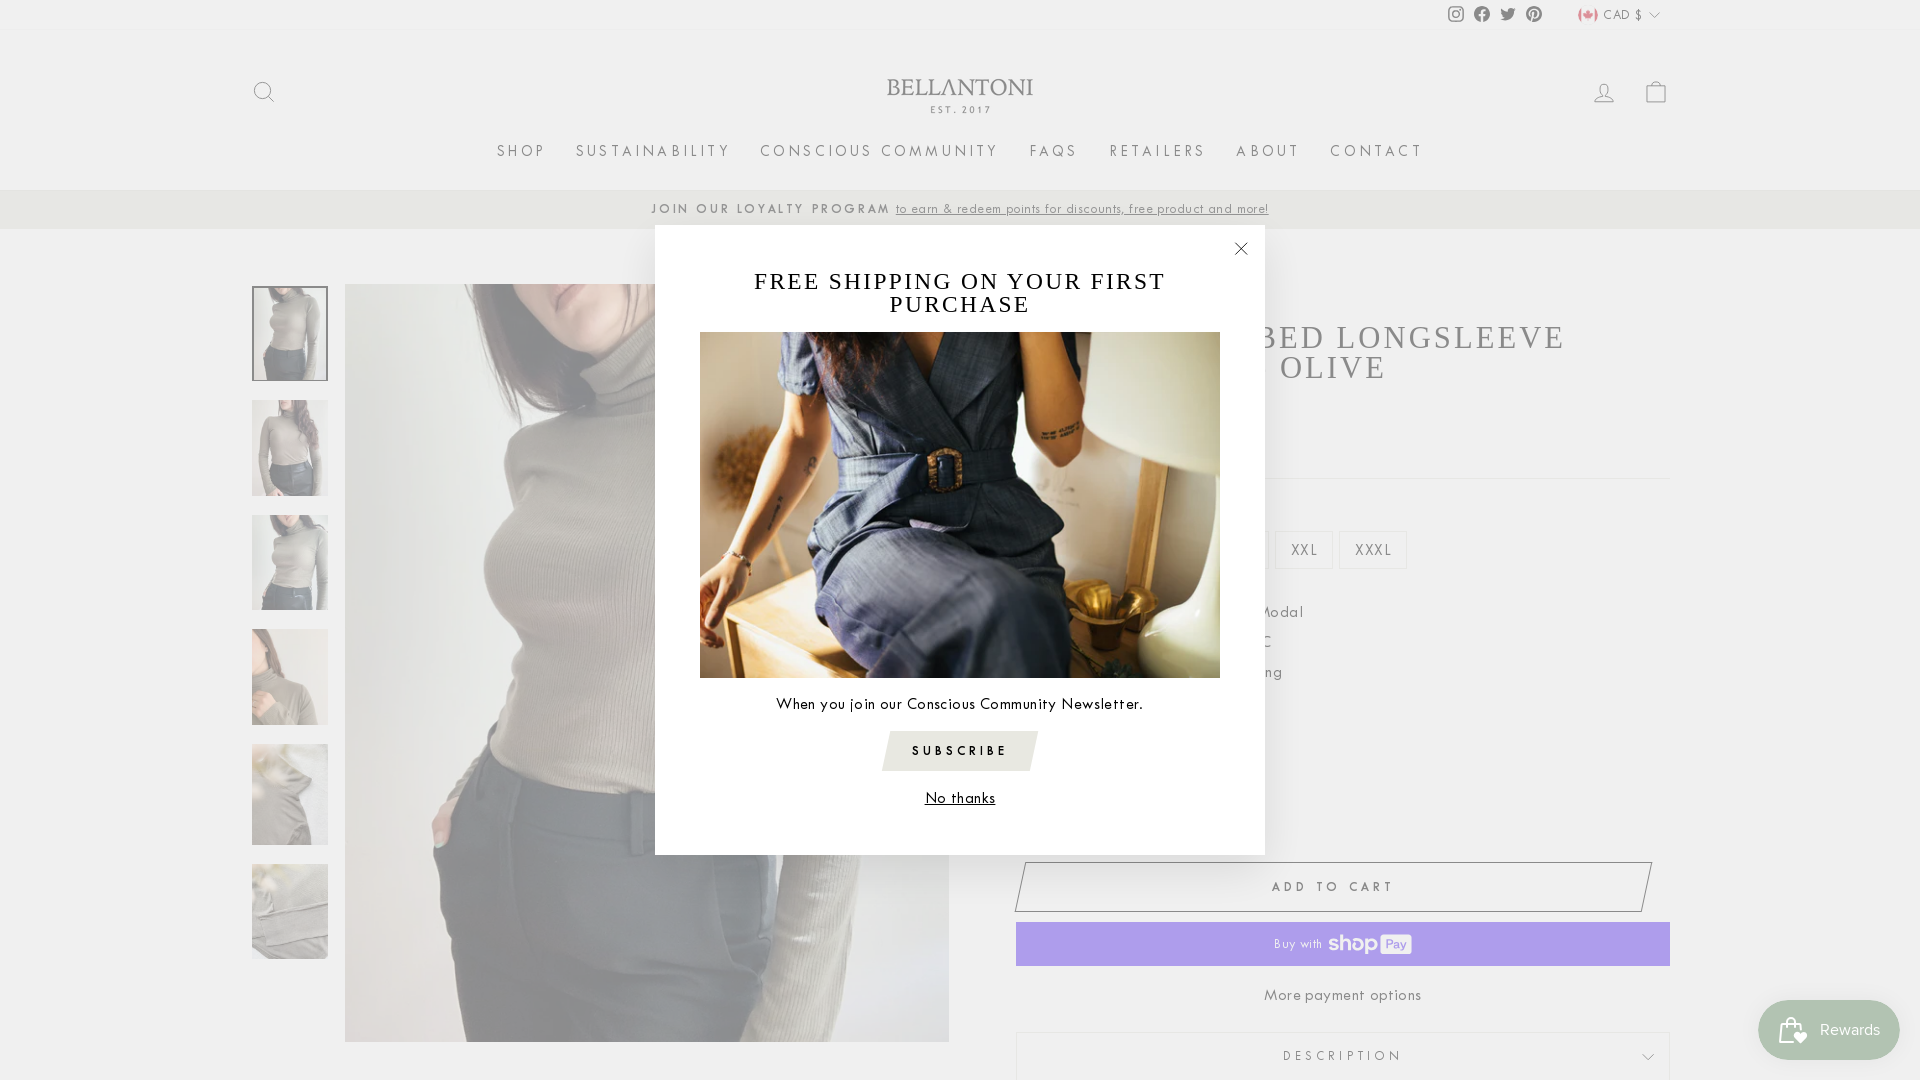 The height and width of the screenshot is (1080, 1920). I want to click on 'SHOP', so click(521, 150).